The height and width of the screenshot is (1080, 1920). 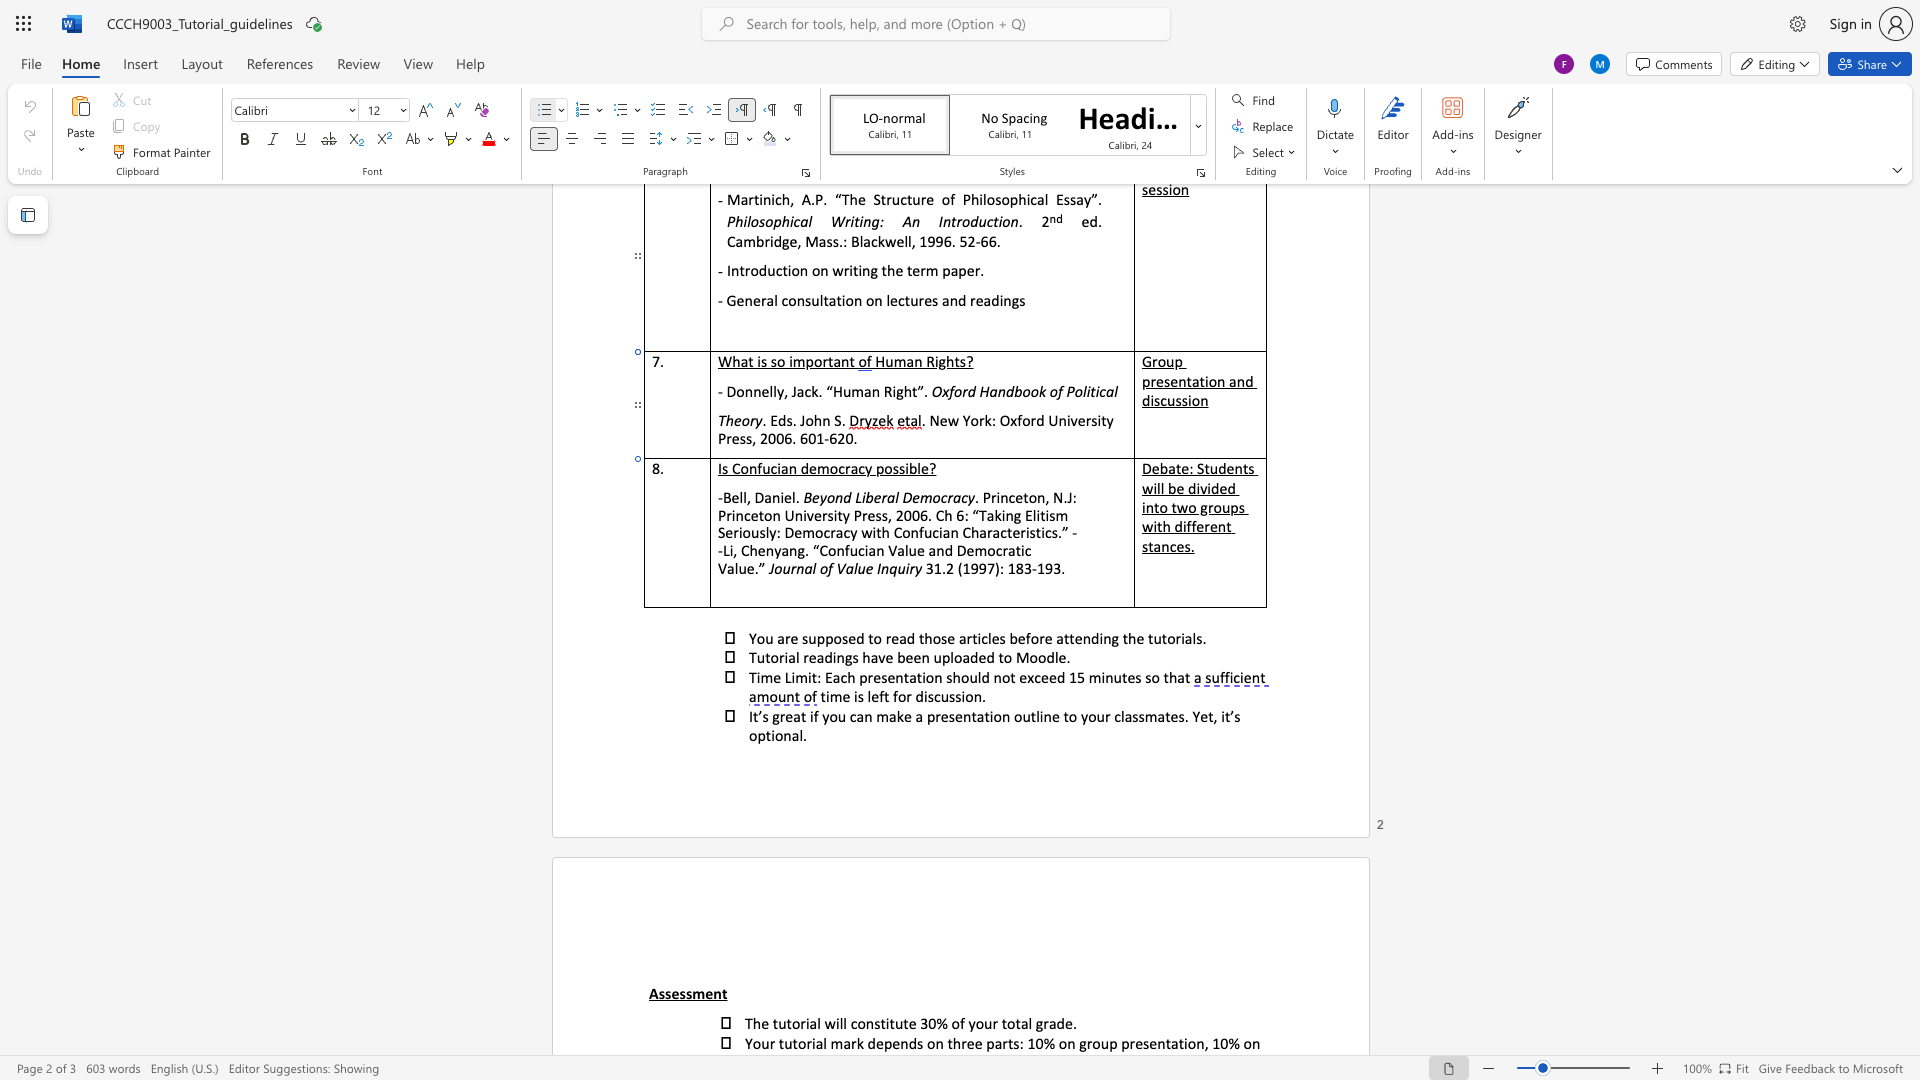 I want to click on the 1th character "u" in the text, so click(x=943, y=695).